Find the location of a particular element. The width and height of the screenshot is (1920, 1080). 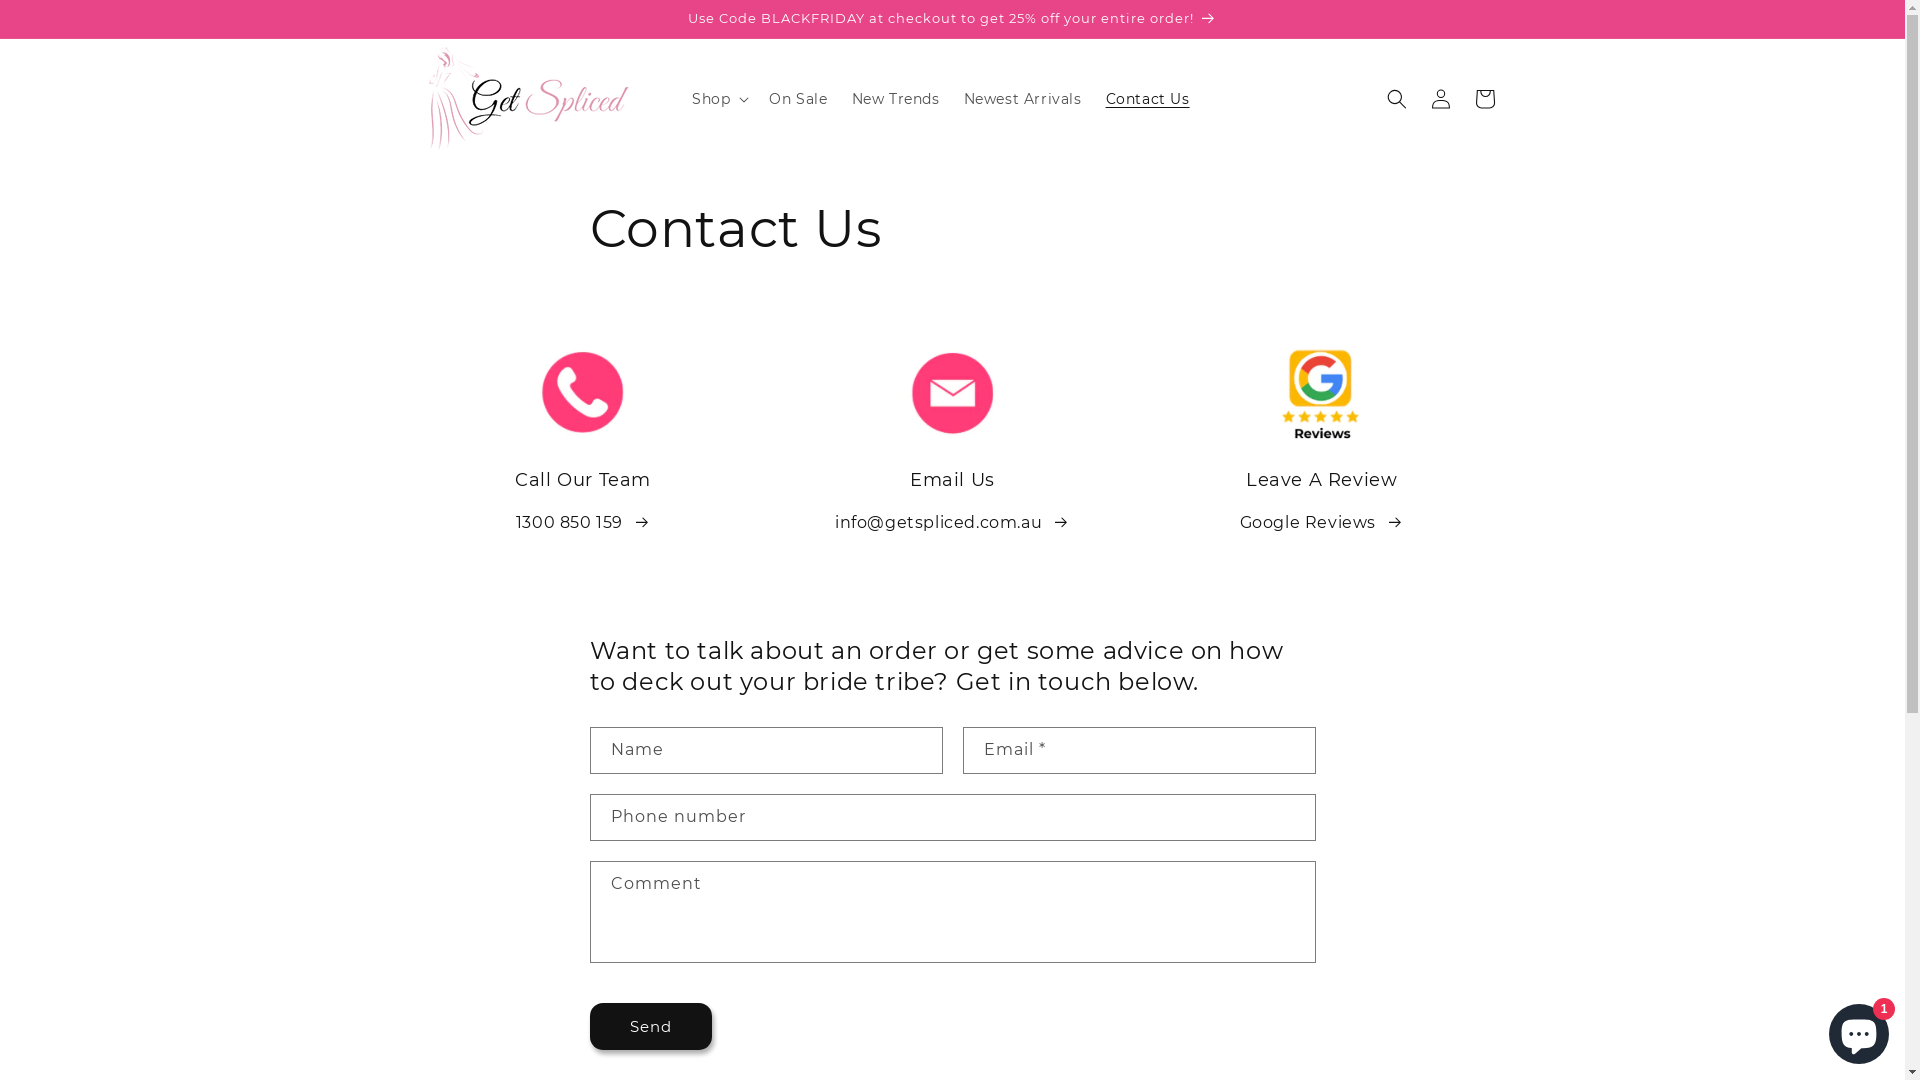

'On Sale' is located at coordinates (796, 99).